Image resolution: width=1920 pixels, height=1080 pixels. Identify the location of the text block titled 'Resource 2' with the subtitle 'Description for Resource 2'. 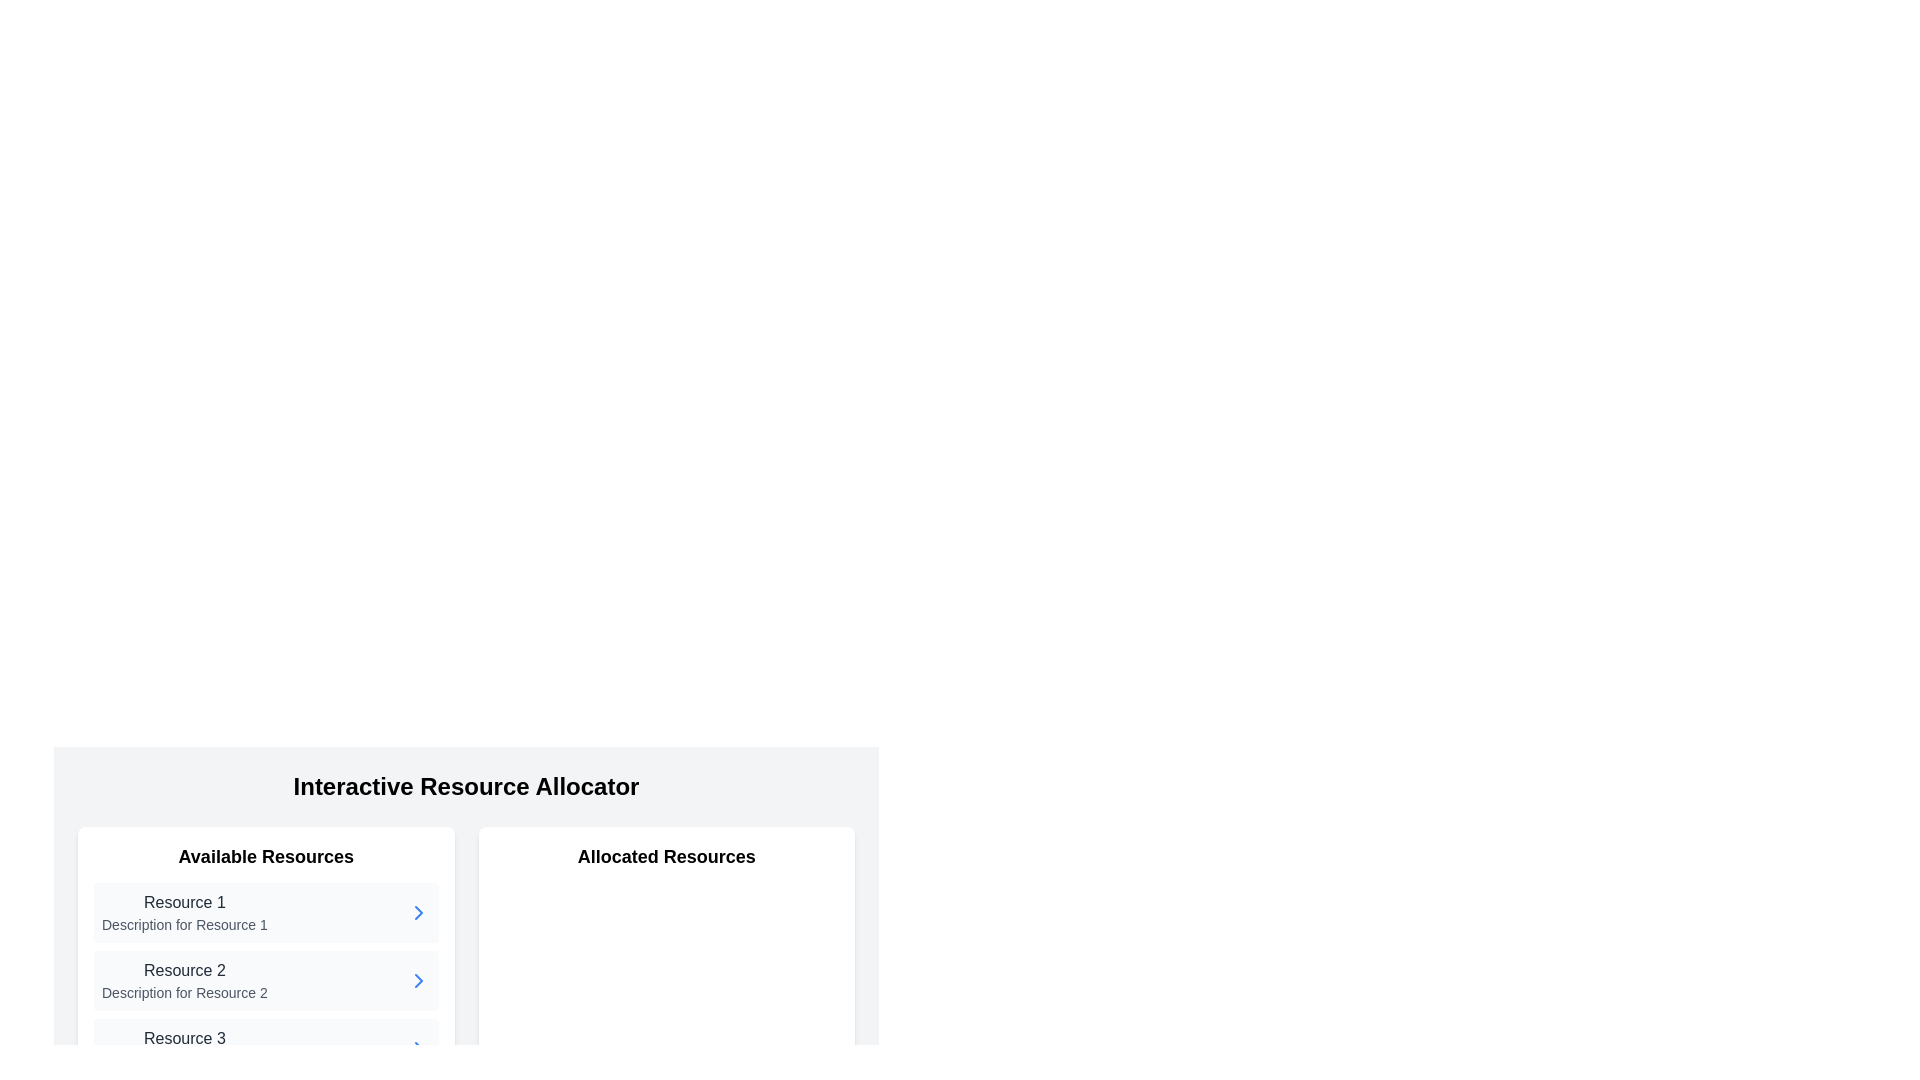
(184, 979).